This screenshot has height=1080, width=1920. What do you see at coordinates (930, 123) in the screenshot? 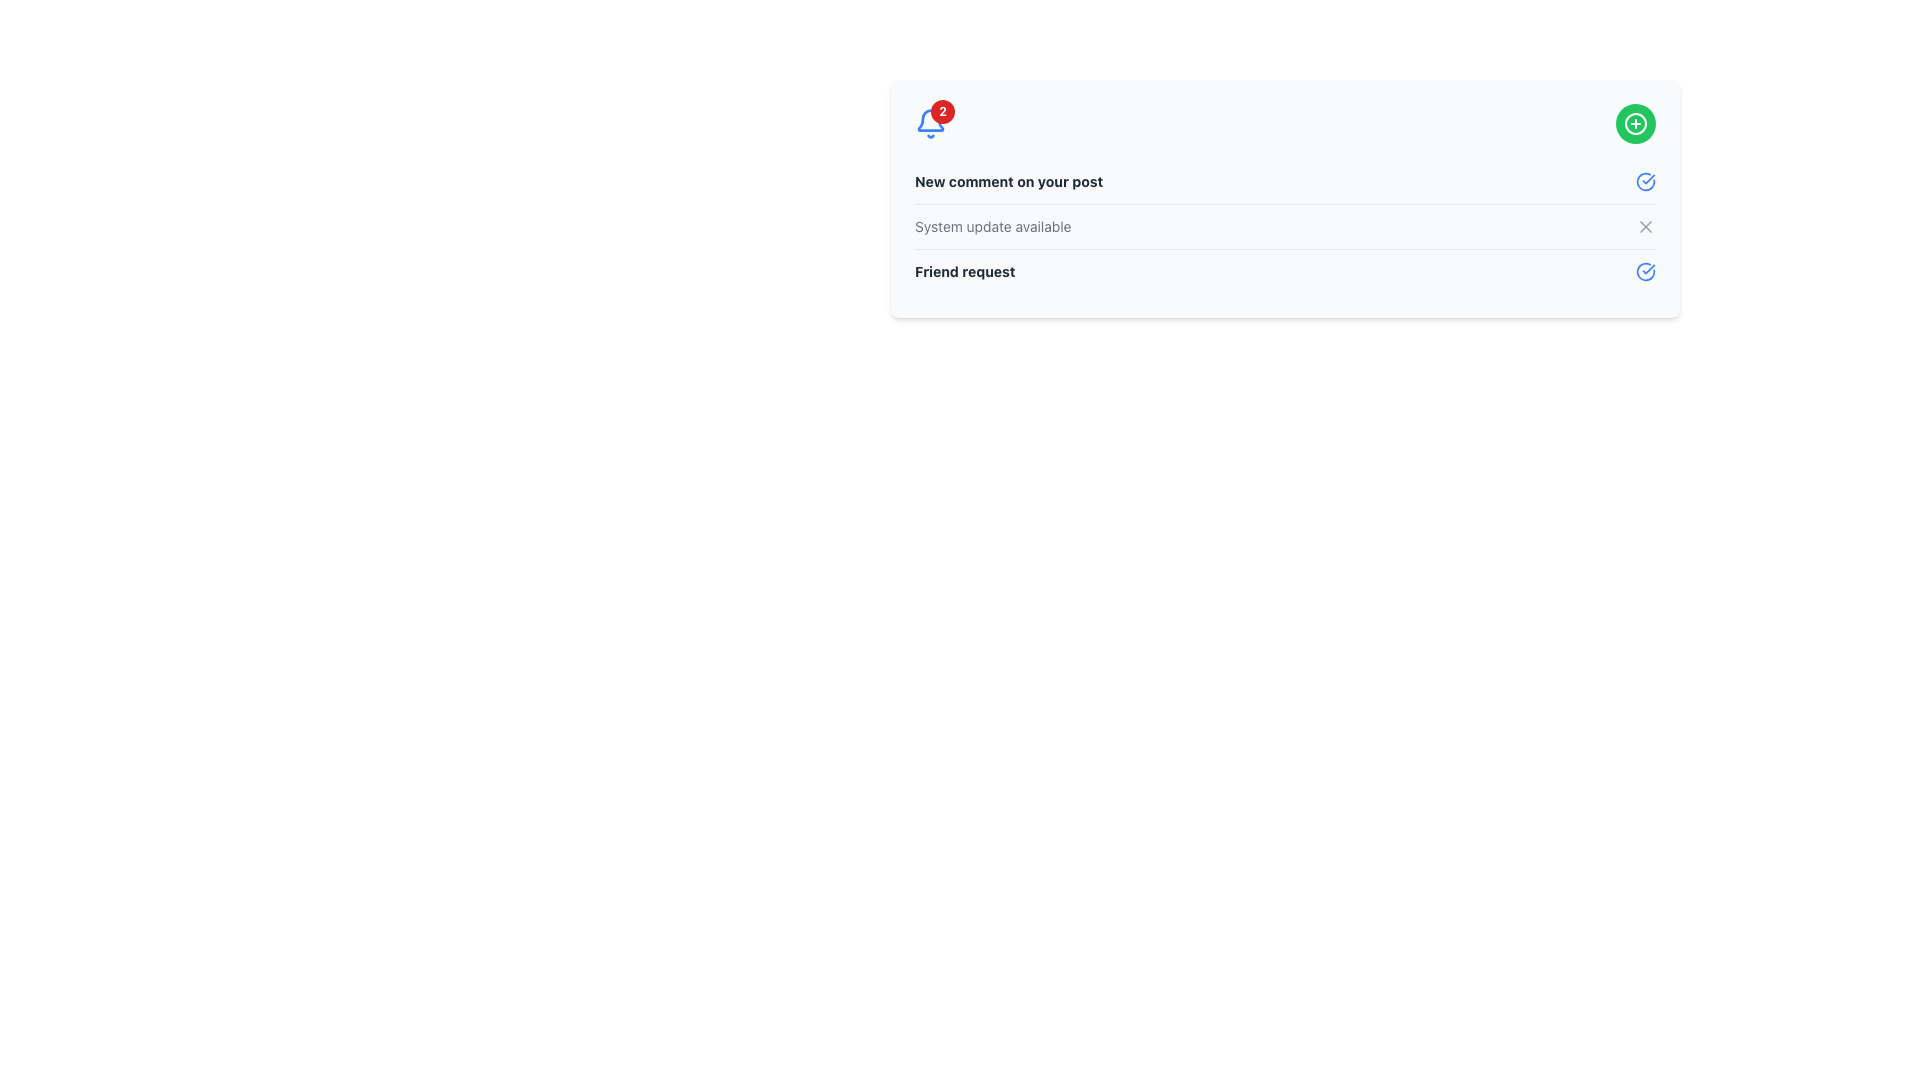
I see `the notification icon located at the top-left area of the interface, which has a red badge displaying a numerical count of pending alerts or messages` at bounding box center [930, 123].